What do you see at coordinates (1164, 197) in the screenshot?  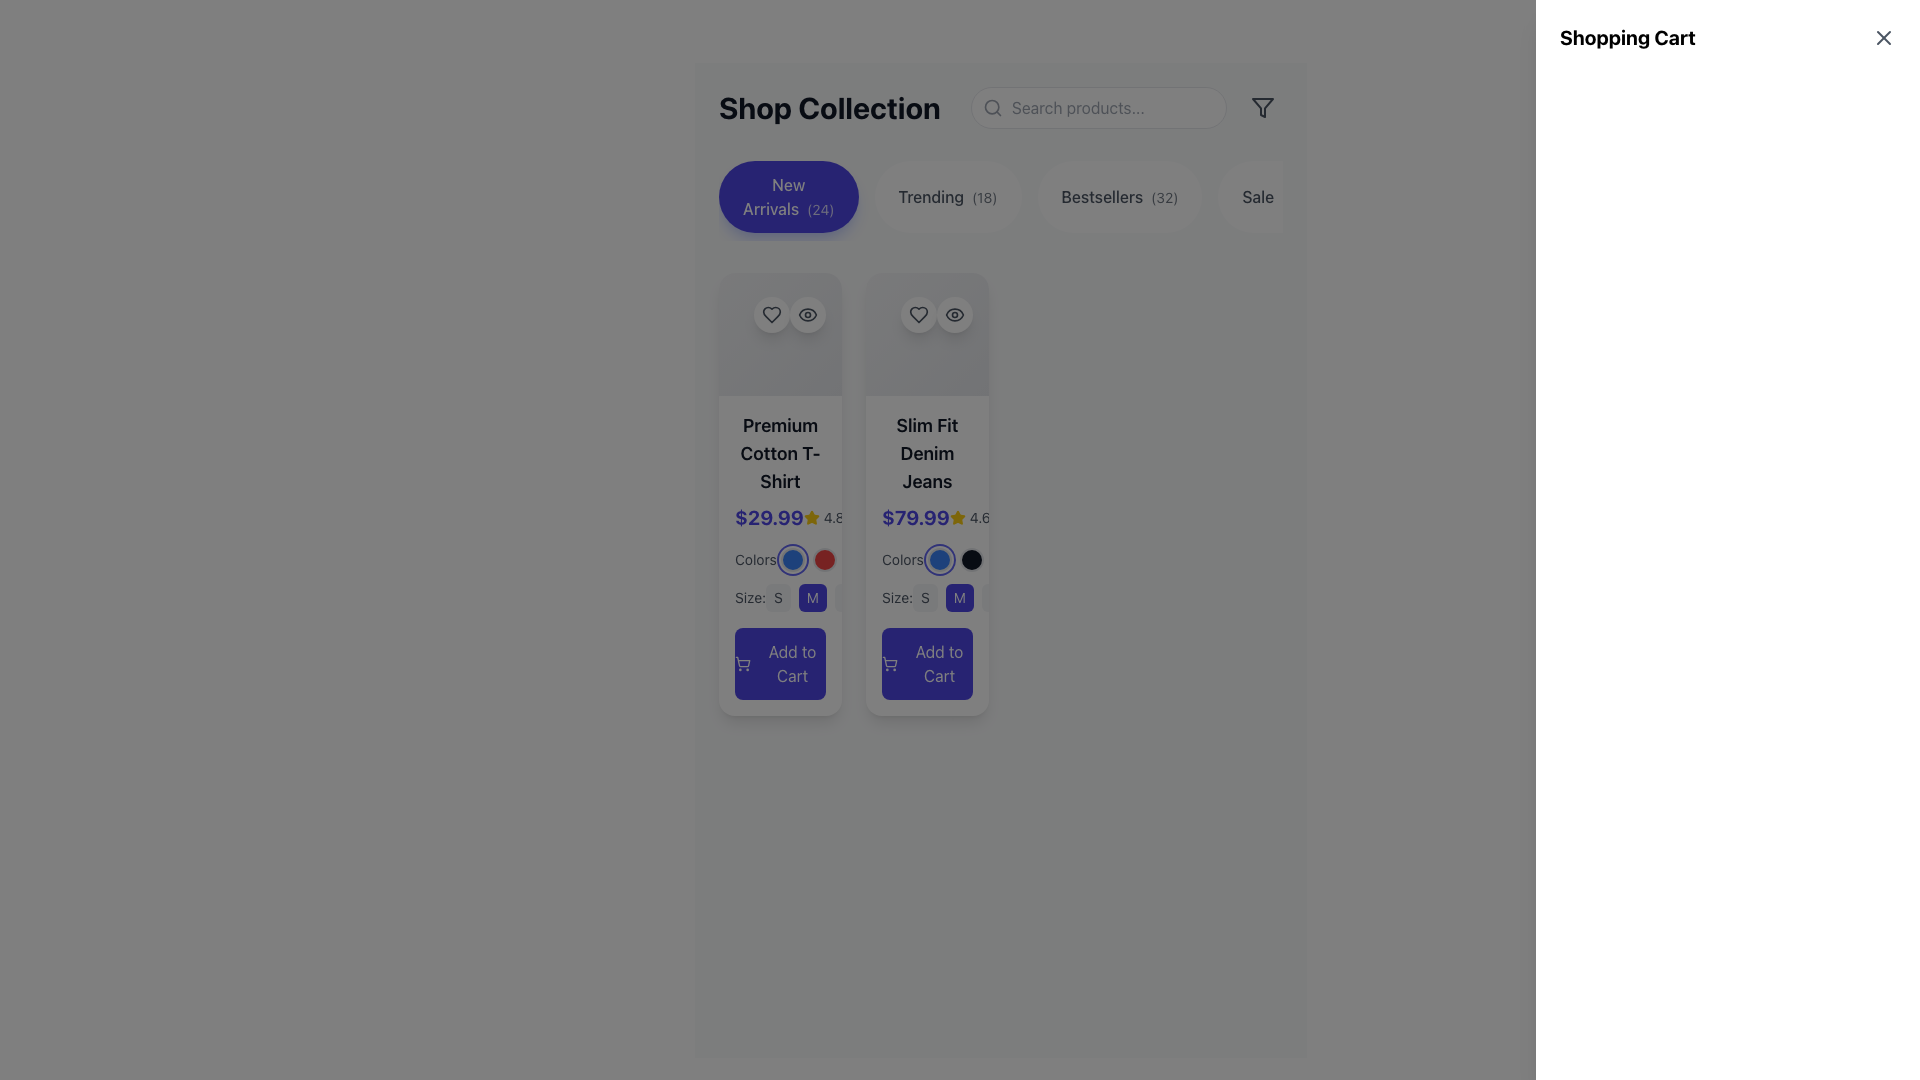 I see `the text label displaying the count of items associated with the 'Bestsellers' category, located to the right of the 'Bestsellers' button` at bounding box center [1164, 197].